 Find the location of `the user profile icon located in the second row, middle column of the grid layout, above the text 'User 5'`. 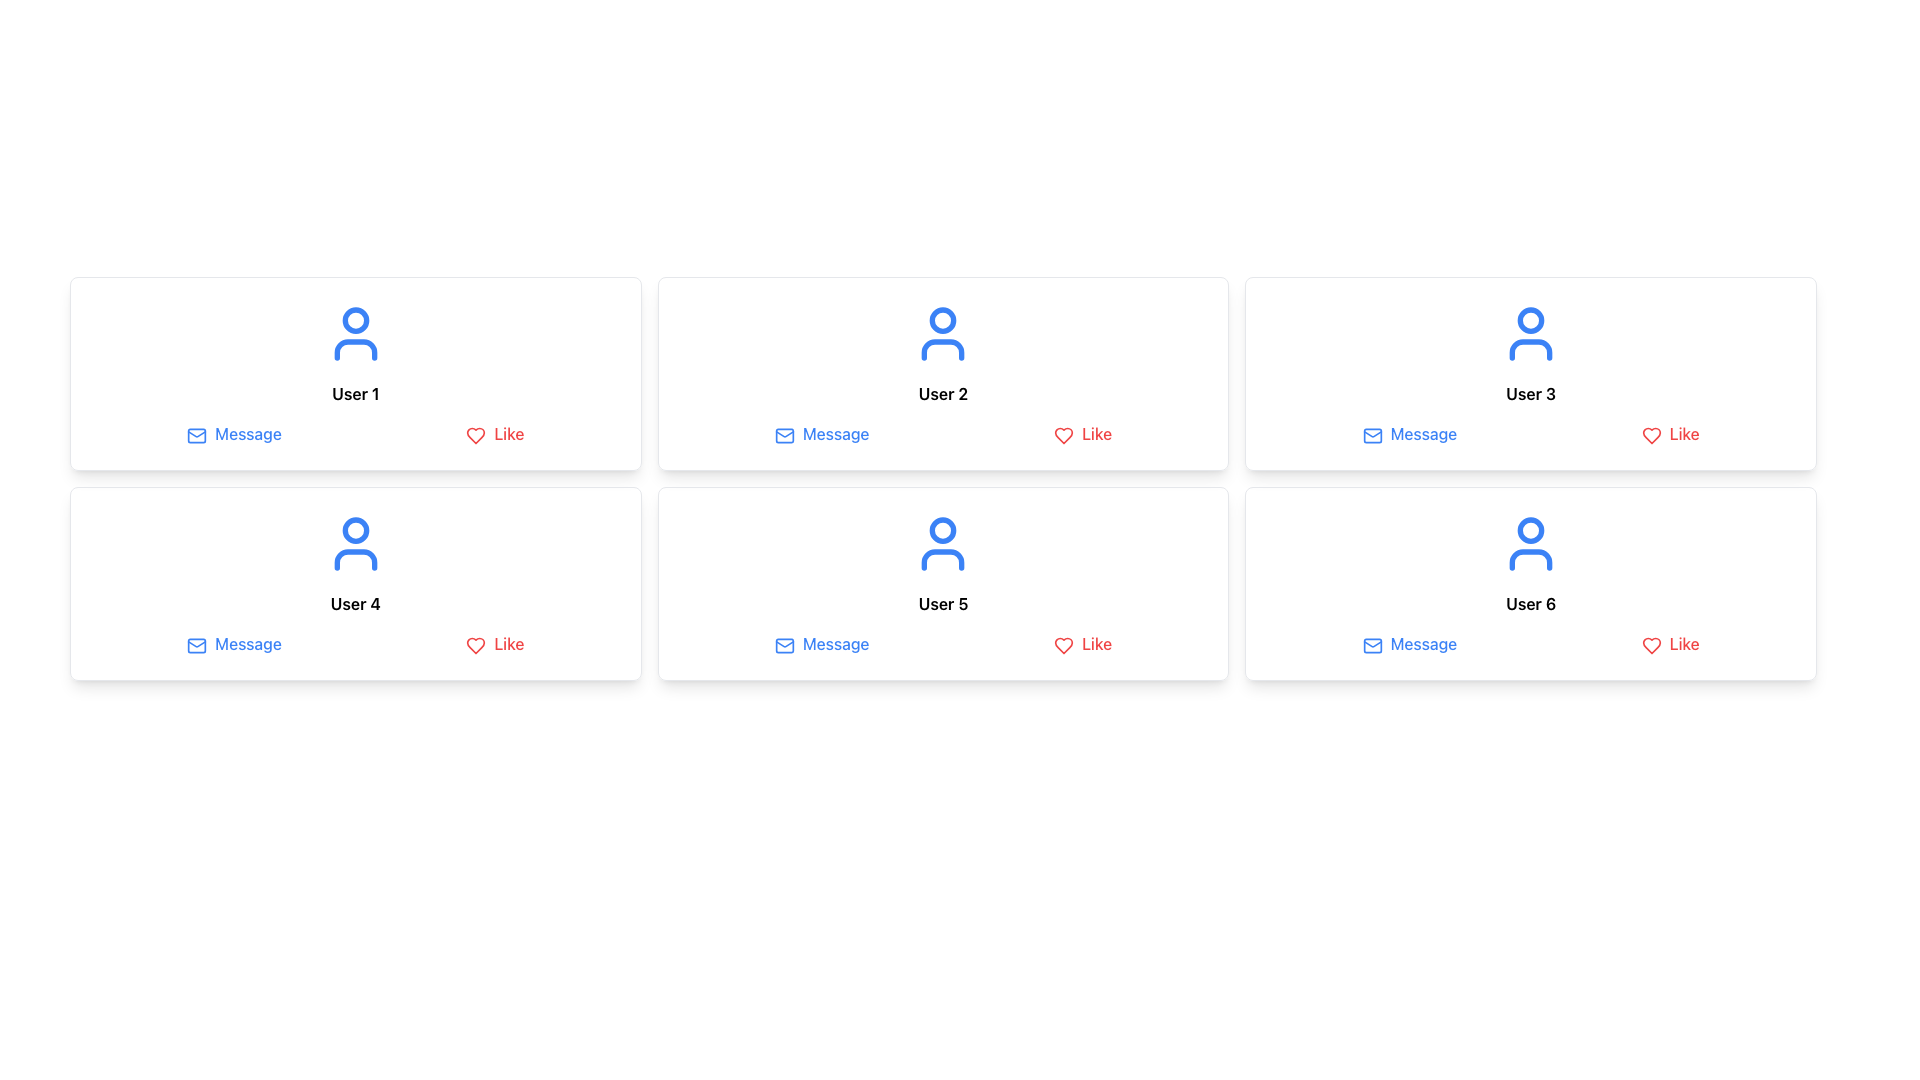

the user profile icon located in the second row, middle column of the grid layout, above the text 'User 5' is located at coordinates (942, 543).